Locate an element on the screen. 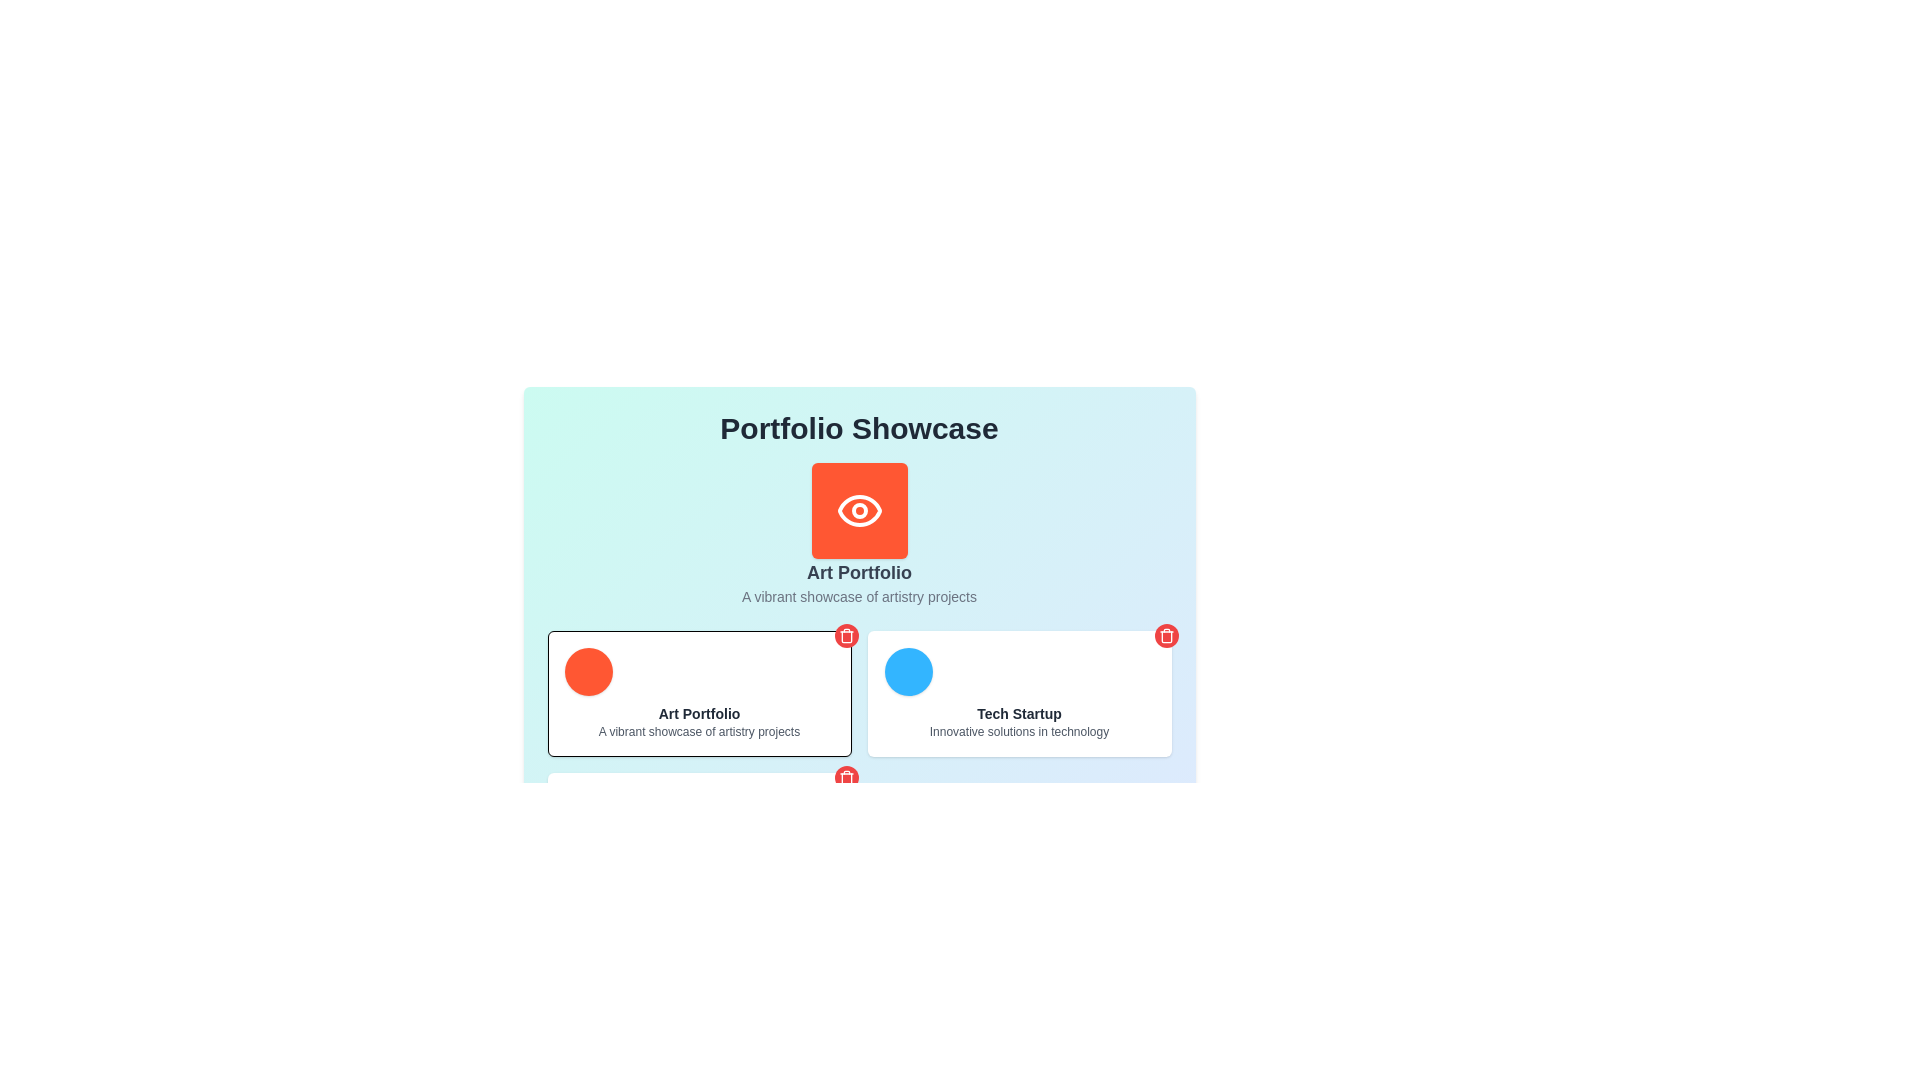  the delete icon button located at the top-right corner of the 'Art Portfolio' card is located at coordinates (846, 636).